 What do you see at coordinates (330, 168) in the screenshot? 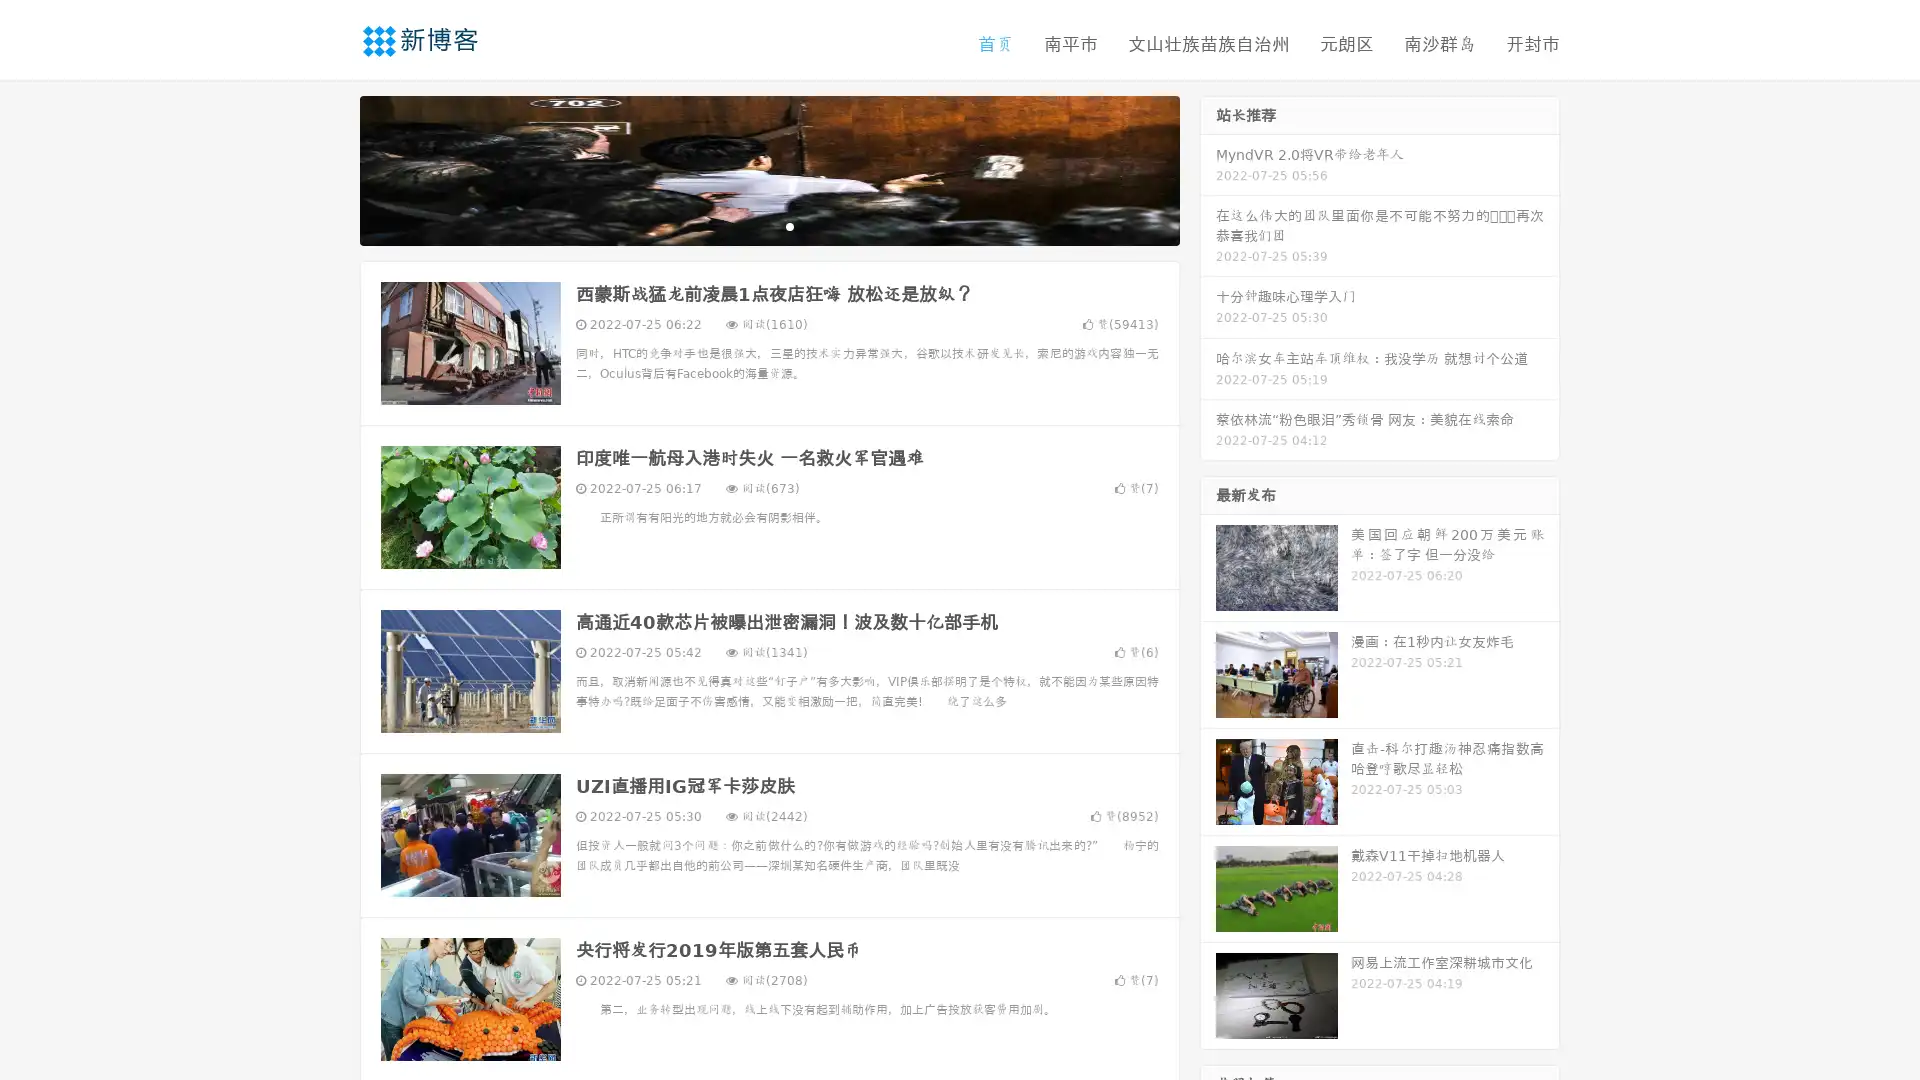
I see `Previous slide` at bounding box center [330, 168].